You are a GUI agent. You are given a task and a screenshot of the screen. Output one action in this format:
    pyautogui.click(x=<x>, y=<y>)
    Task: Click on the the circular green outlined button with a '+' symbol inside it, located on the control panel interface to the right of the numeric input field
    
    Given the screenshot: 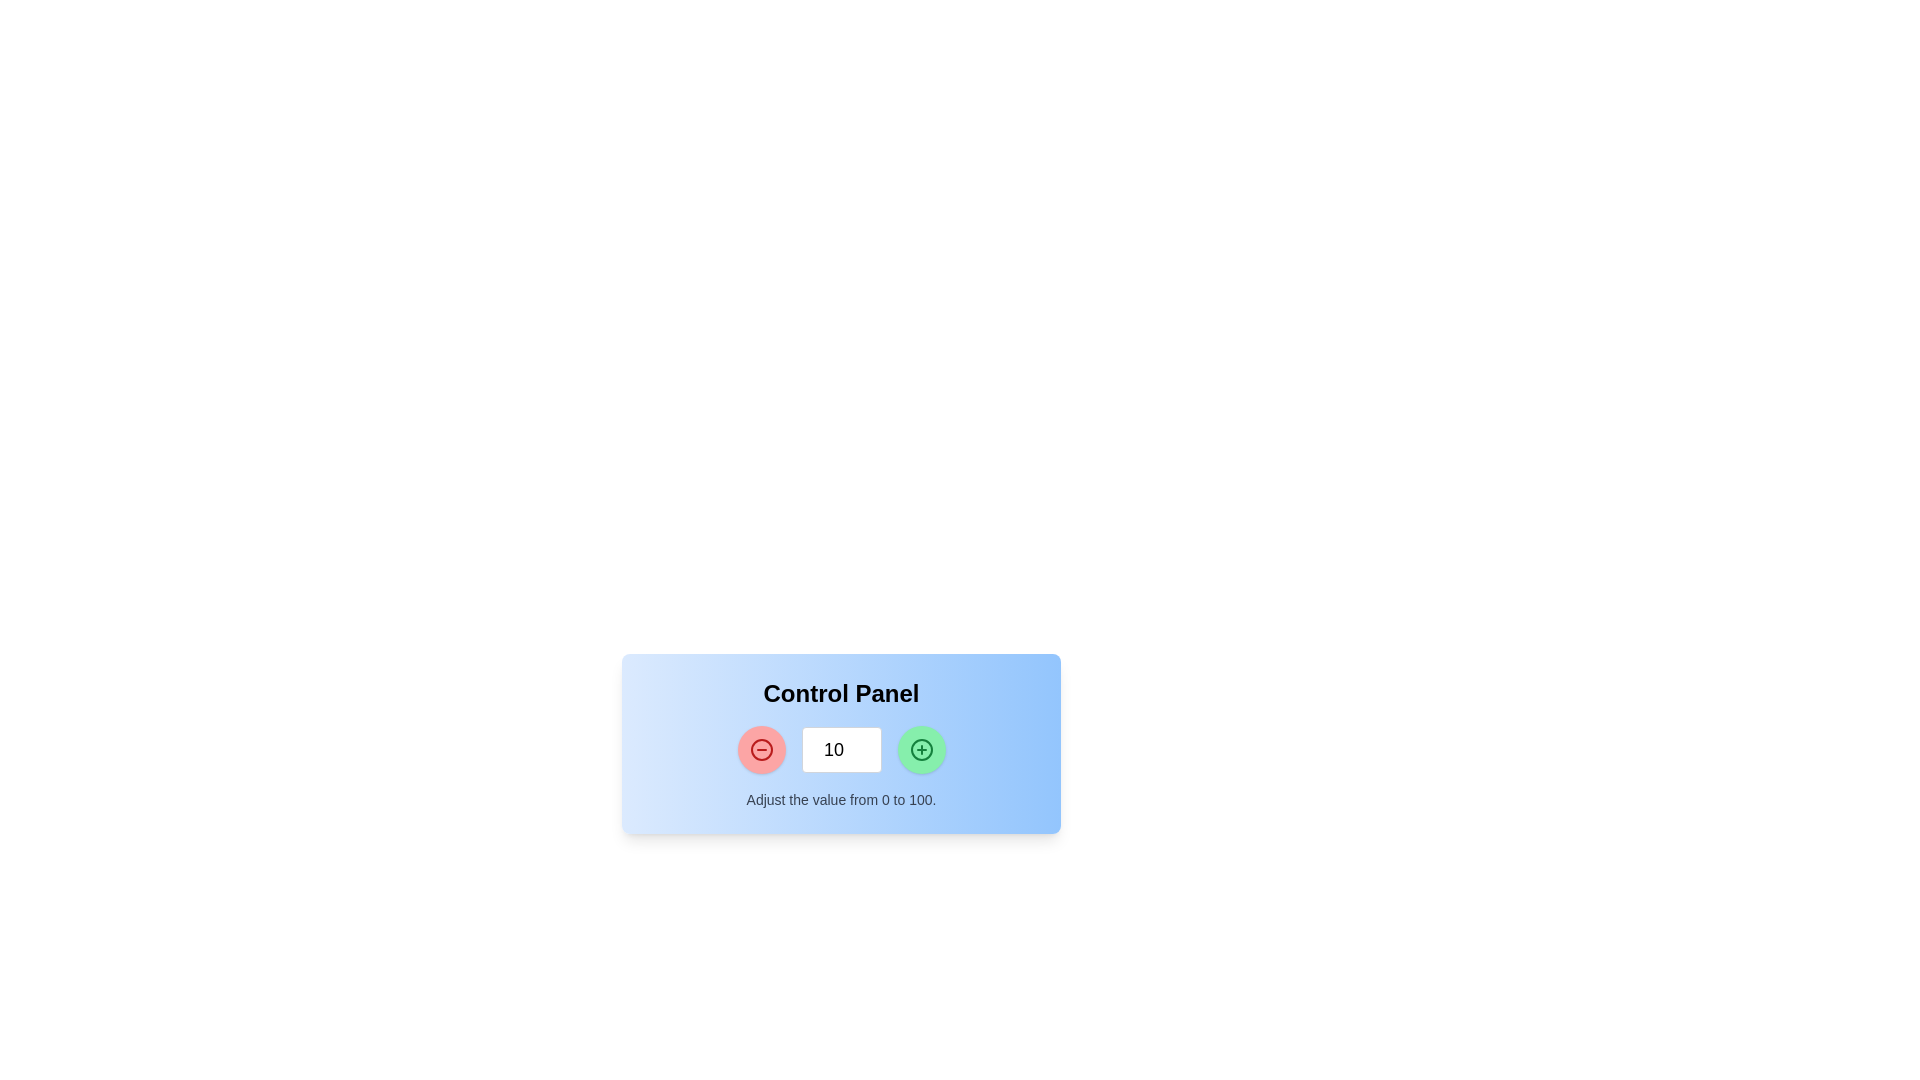 What is the action you would take?
    pyautogui.click(x=920, y=749)
    